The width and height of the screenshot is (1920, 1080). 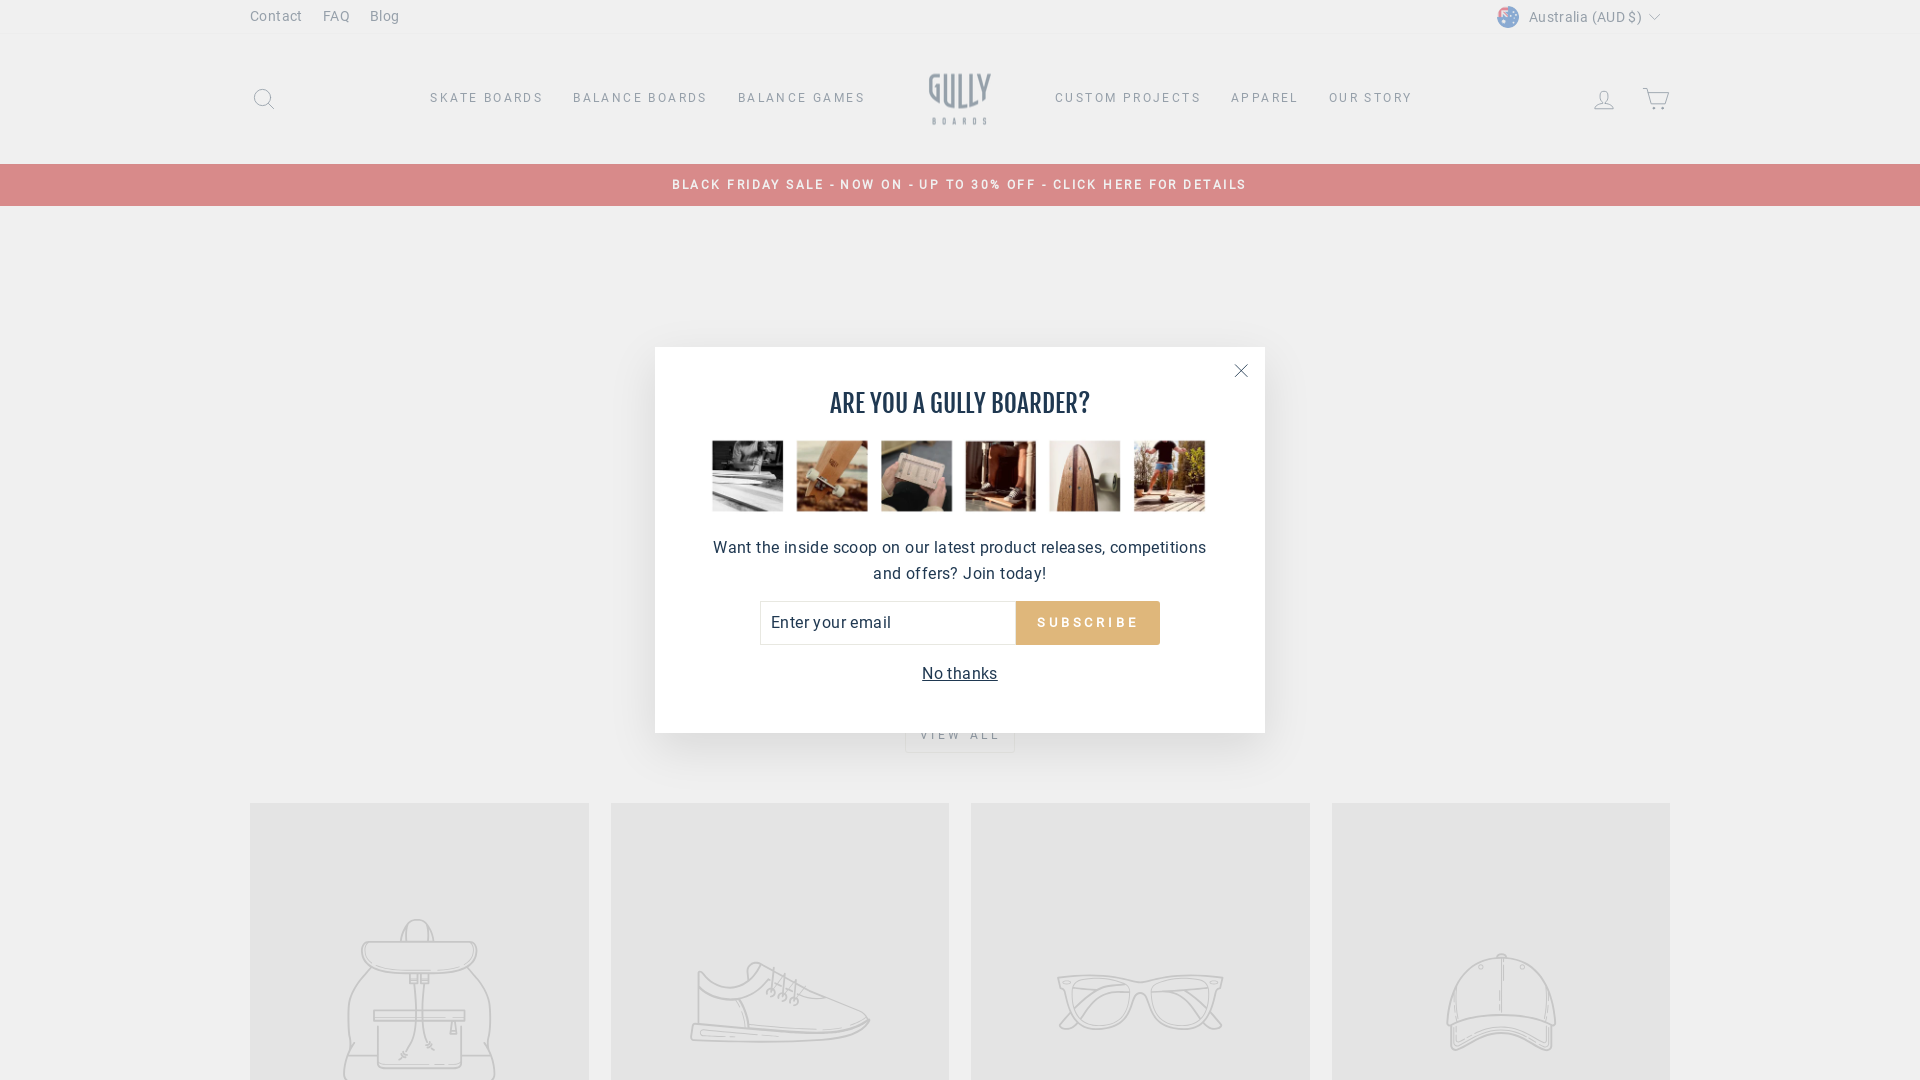 I want to click on 'LOG IN', so click(x=1603, y=98).